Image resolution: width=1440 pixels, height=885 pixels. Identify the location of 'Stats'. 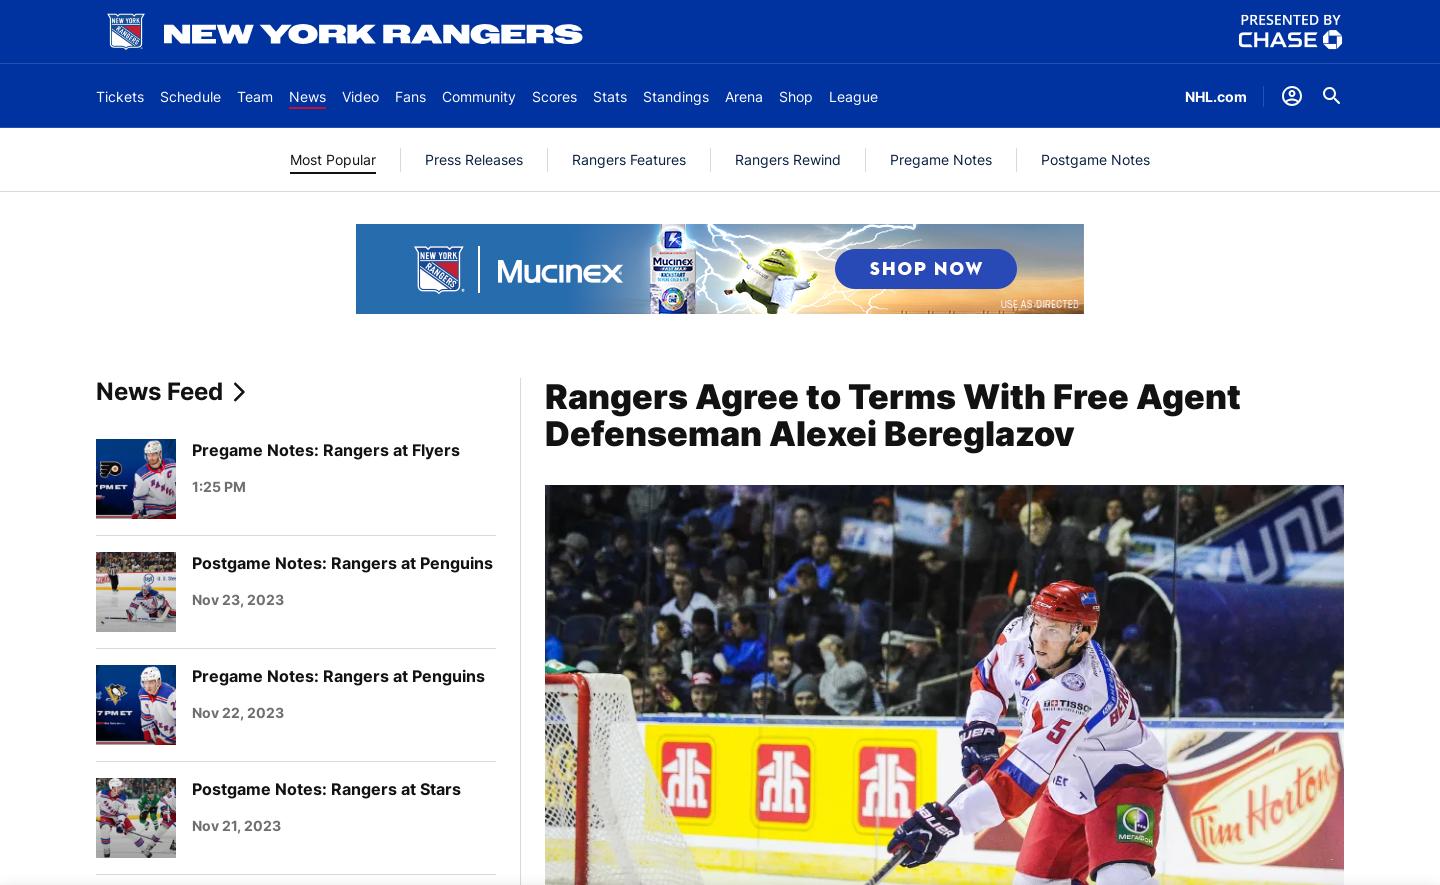
(608, 95).